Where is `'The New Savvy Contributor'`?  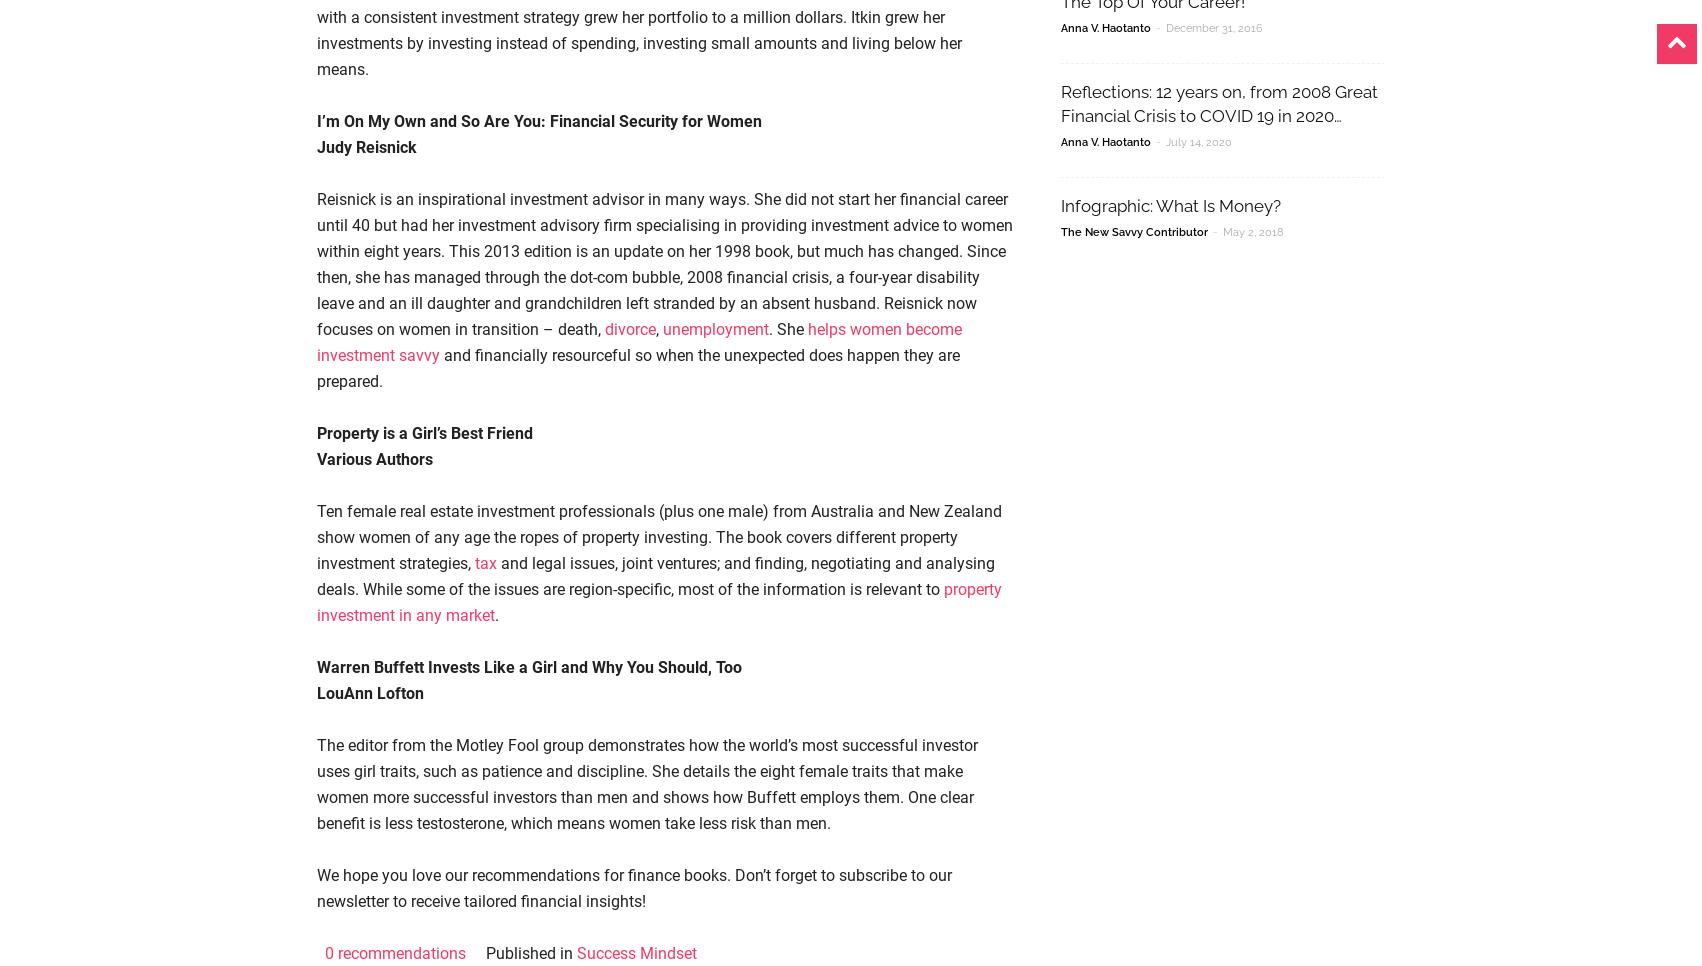 'The New Savvy Contributor' is located at coordinates (1133, 231).